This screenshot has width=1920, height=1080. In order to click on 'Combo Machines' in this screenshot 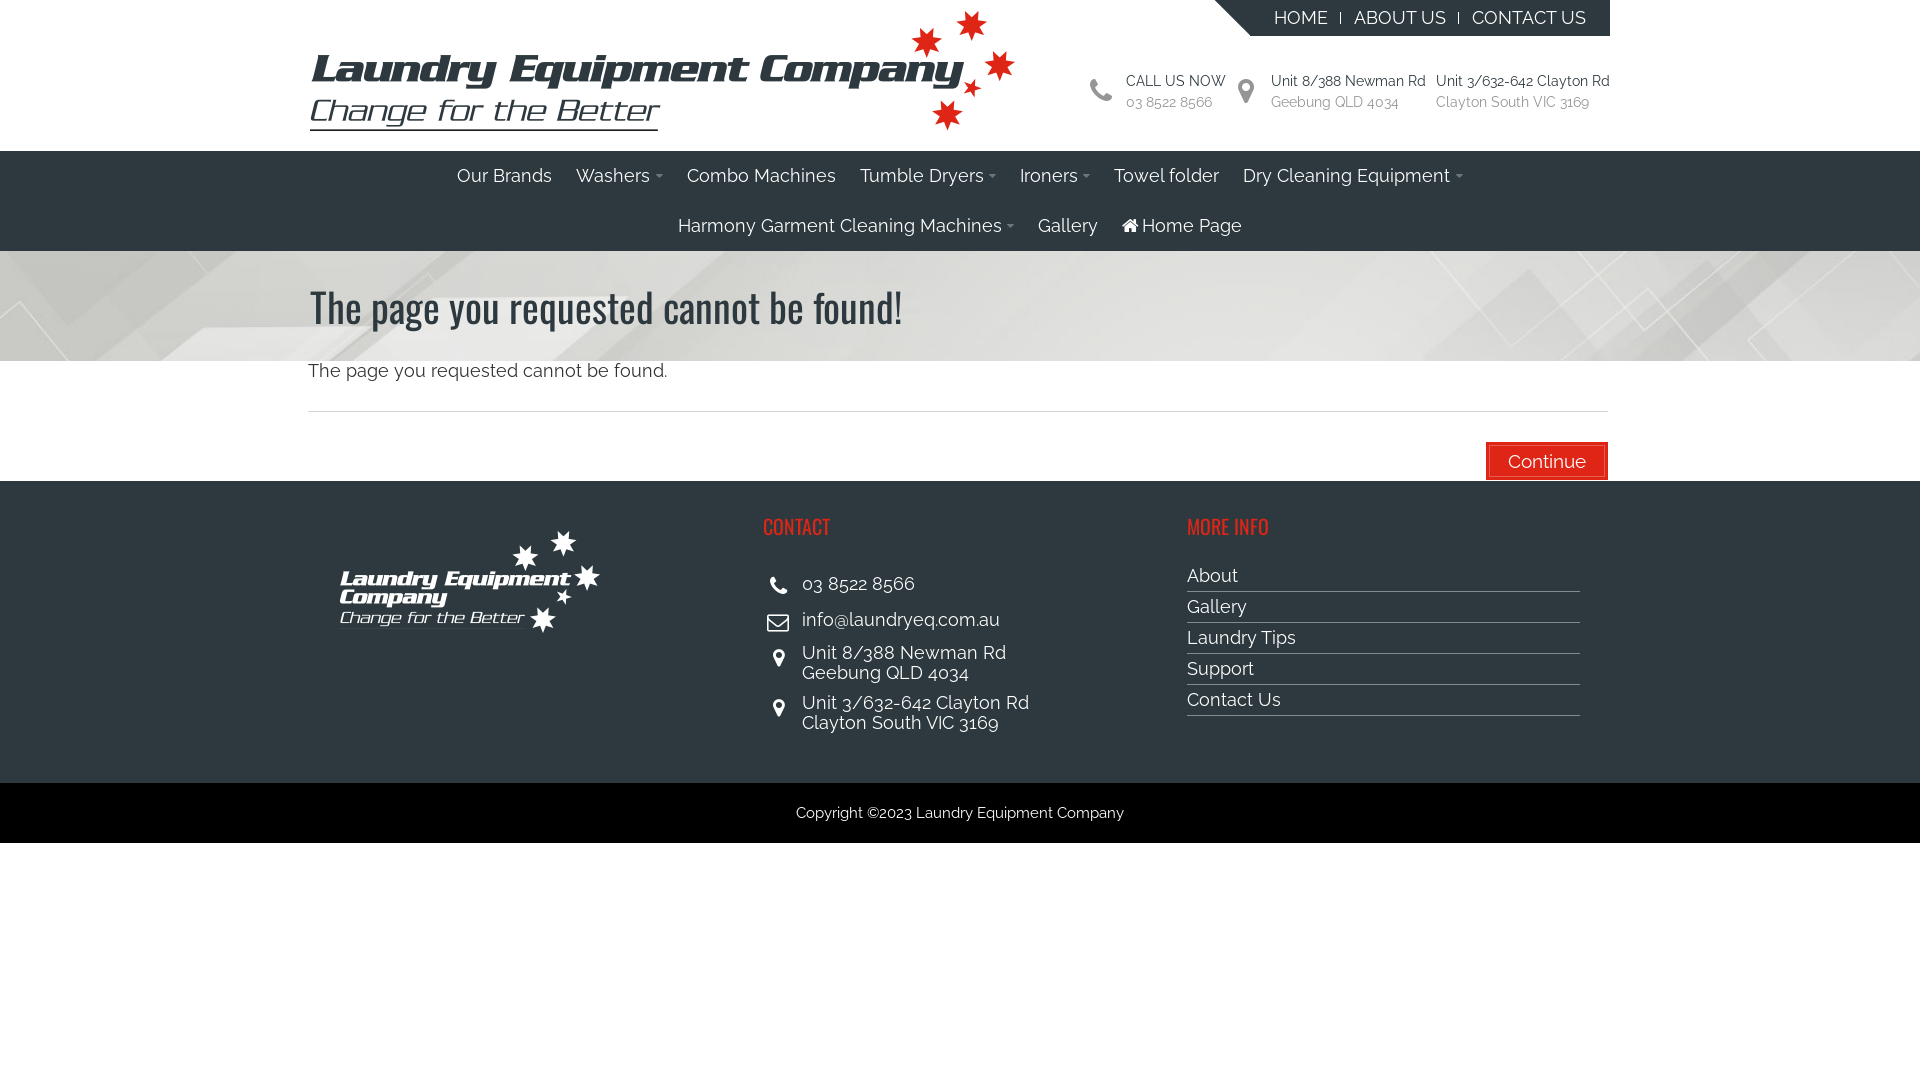, I will do `click(760, 175)`.